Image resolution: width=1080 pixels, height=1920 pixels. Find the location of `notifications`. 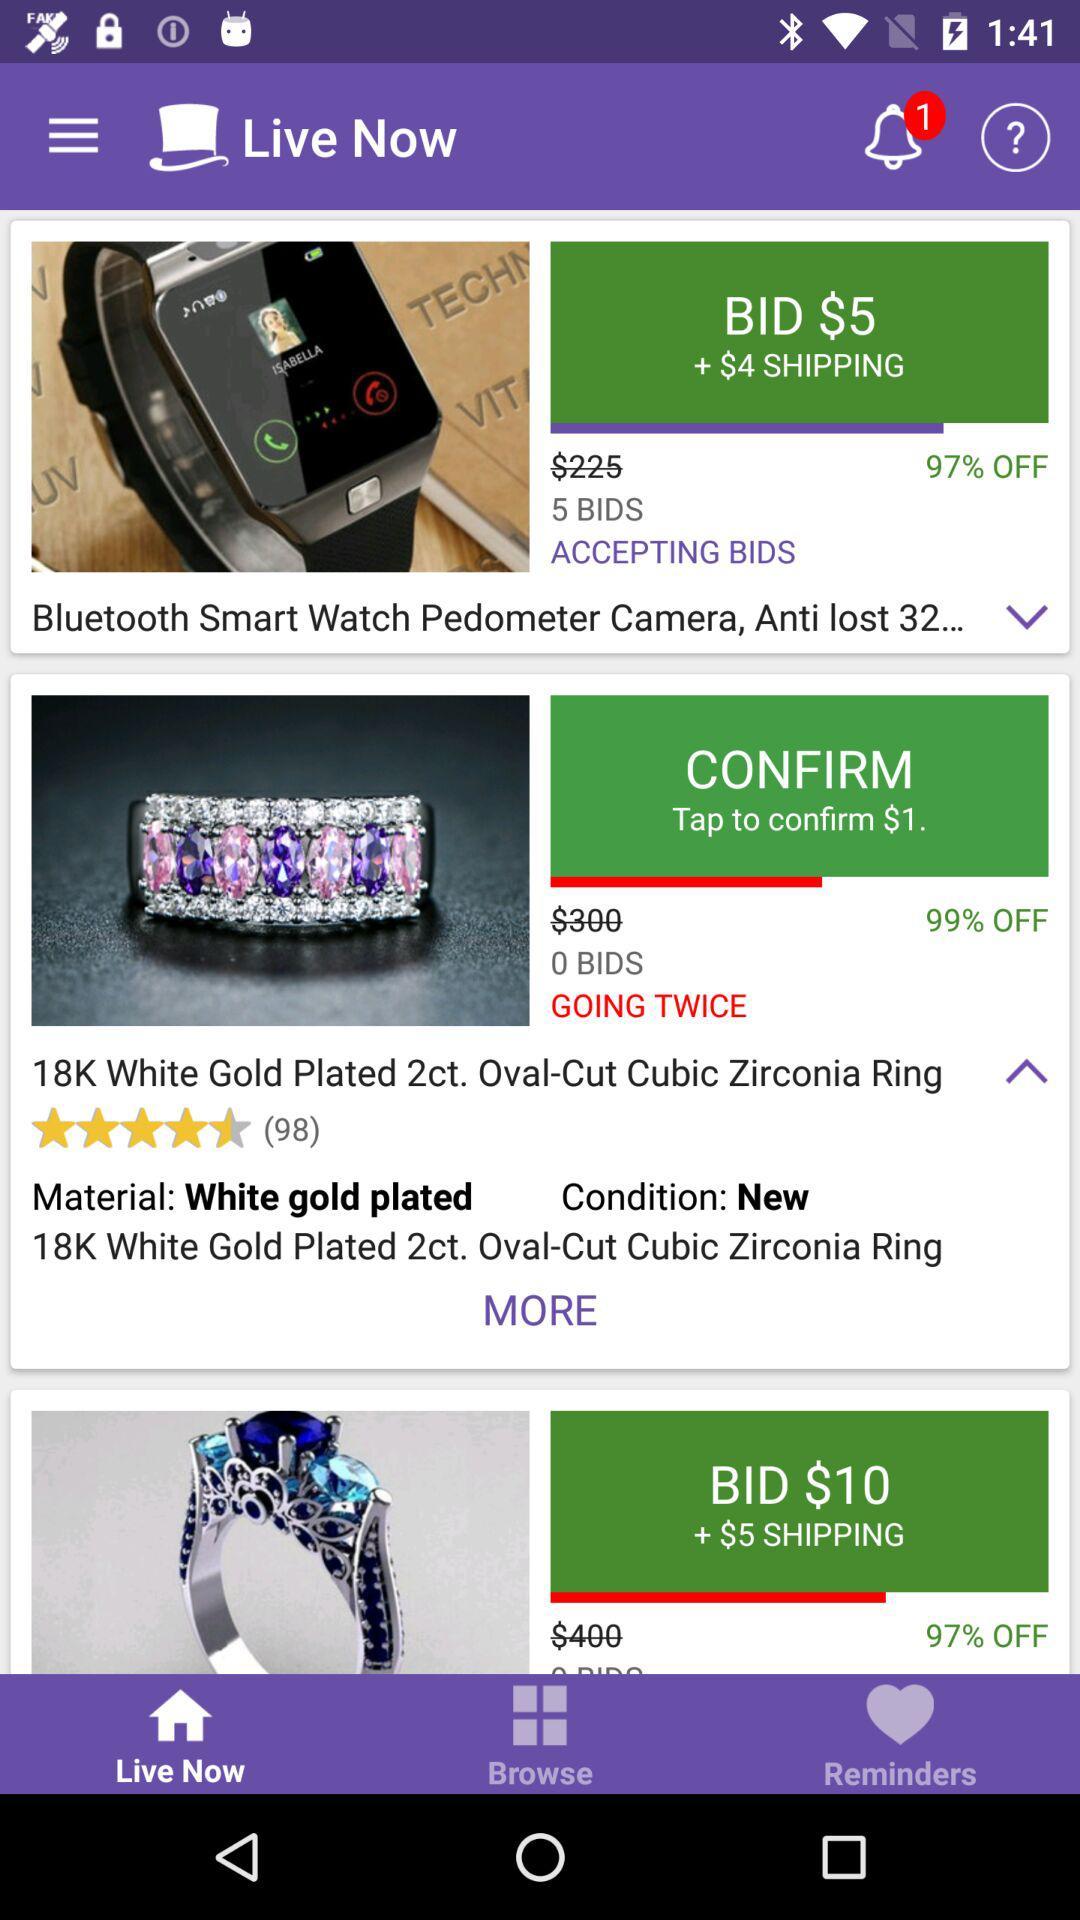

notifications is located at coordinates (892, 135).